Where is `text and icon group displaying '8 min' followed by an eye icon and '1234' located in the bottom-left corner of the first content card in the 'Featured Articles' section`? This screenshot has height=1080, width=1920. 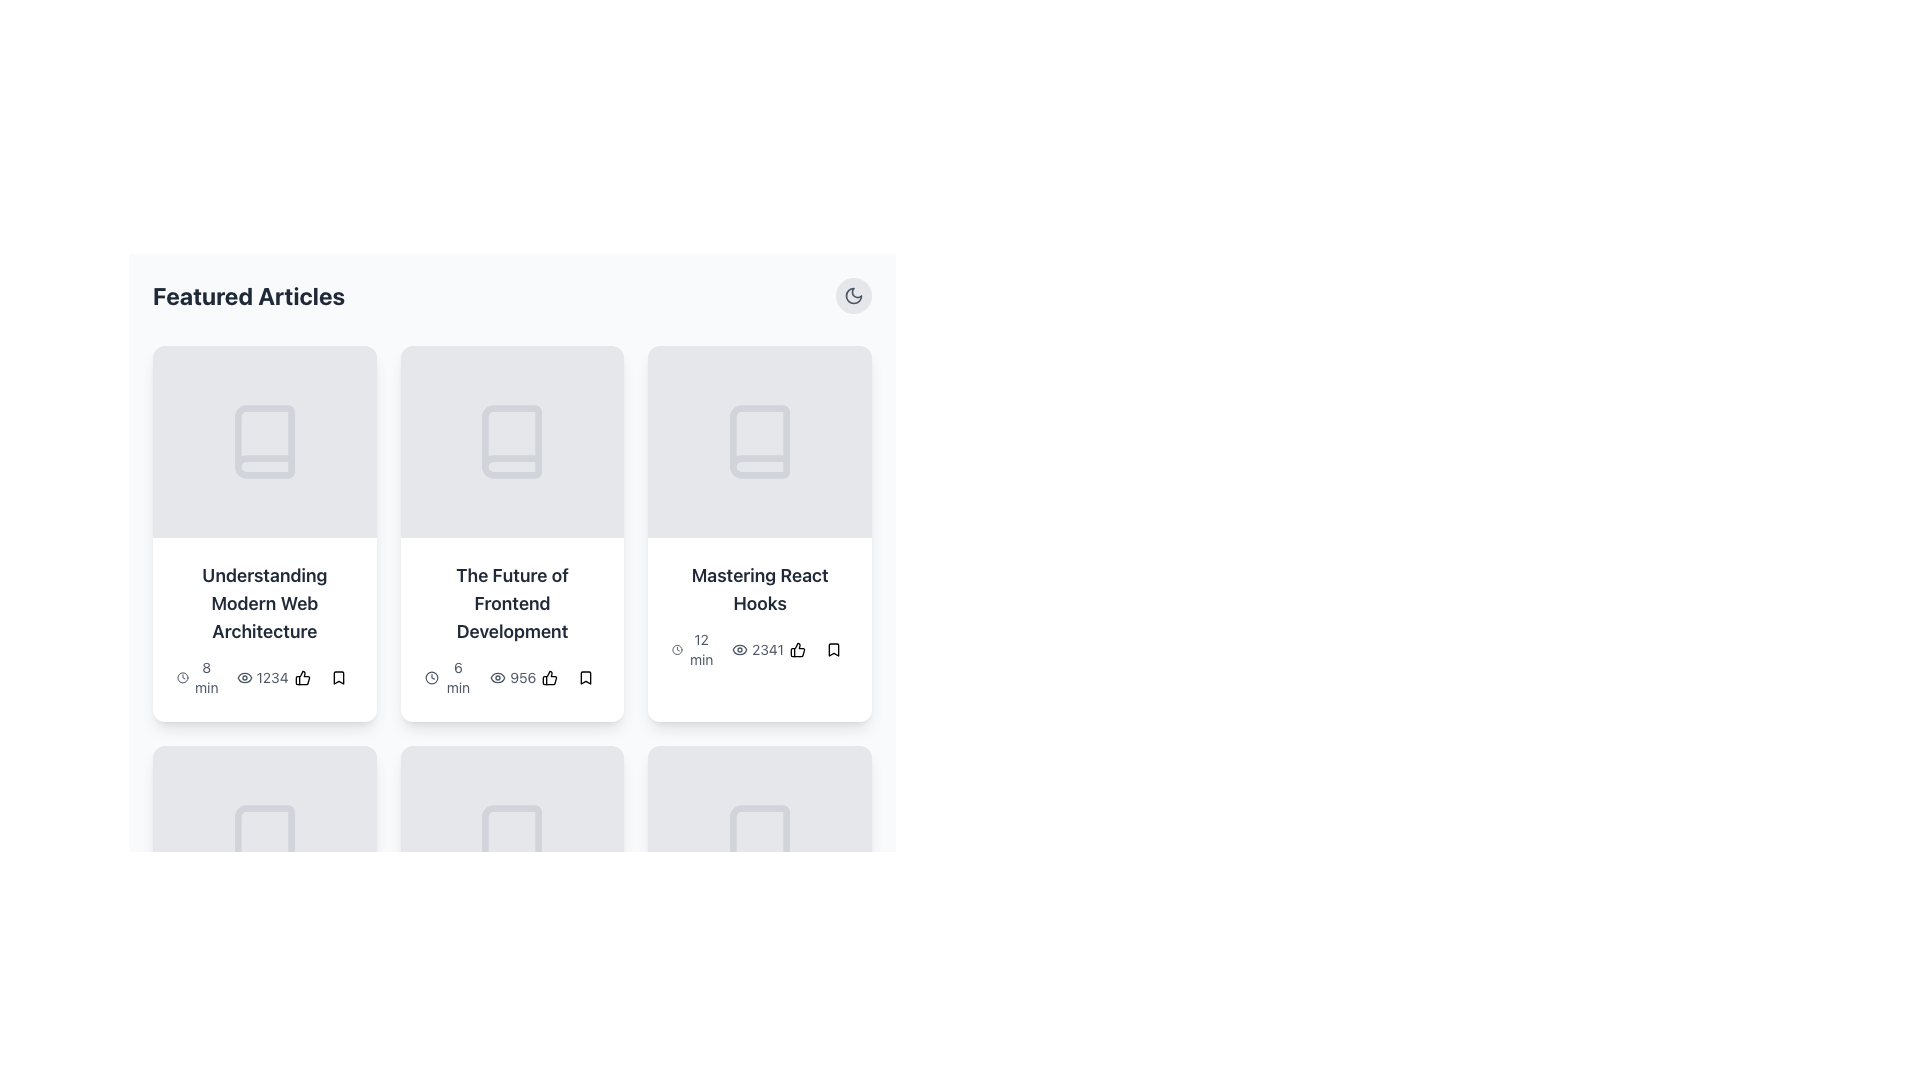 text and icon group displaying '8 min' followed by an eye icon and '1234' located in the bottom-left corner of the first content card in the 'Featured Articles' section is located at coordinates (232, 677).